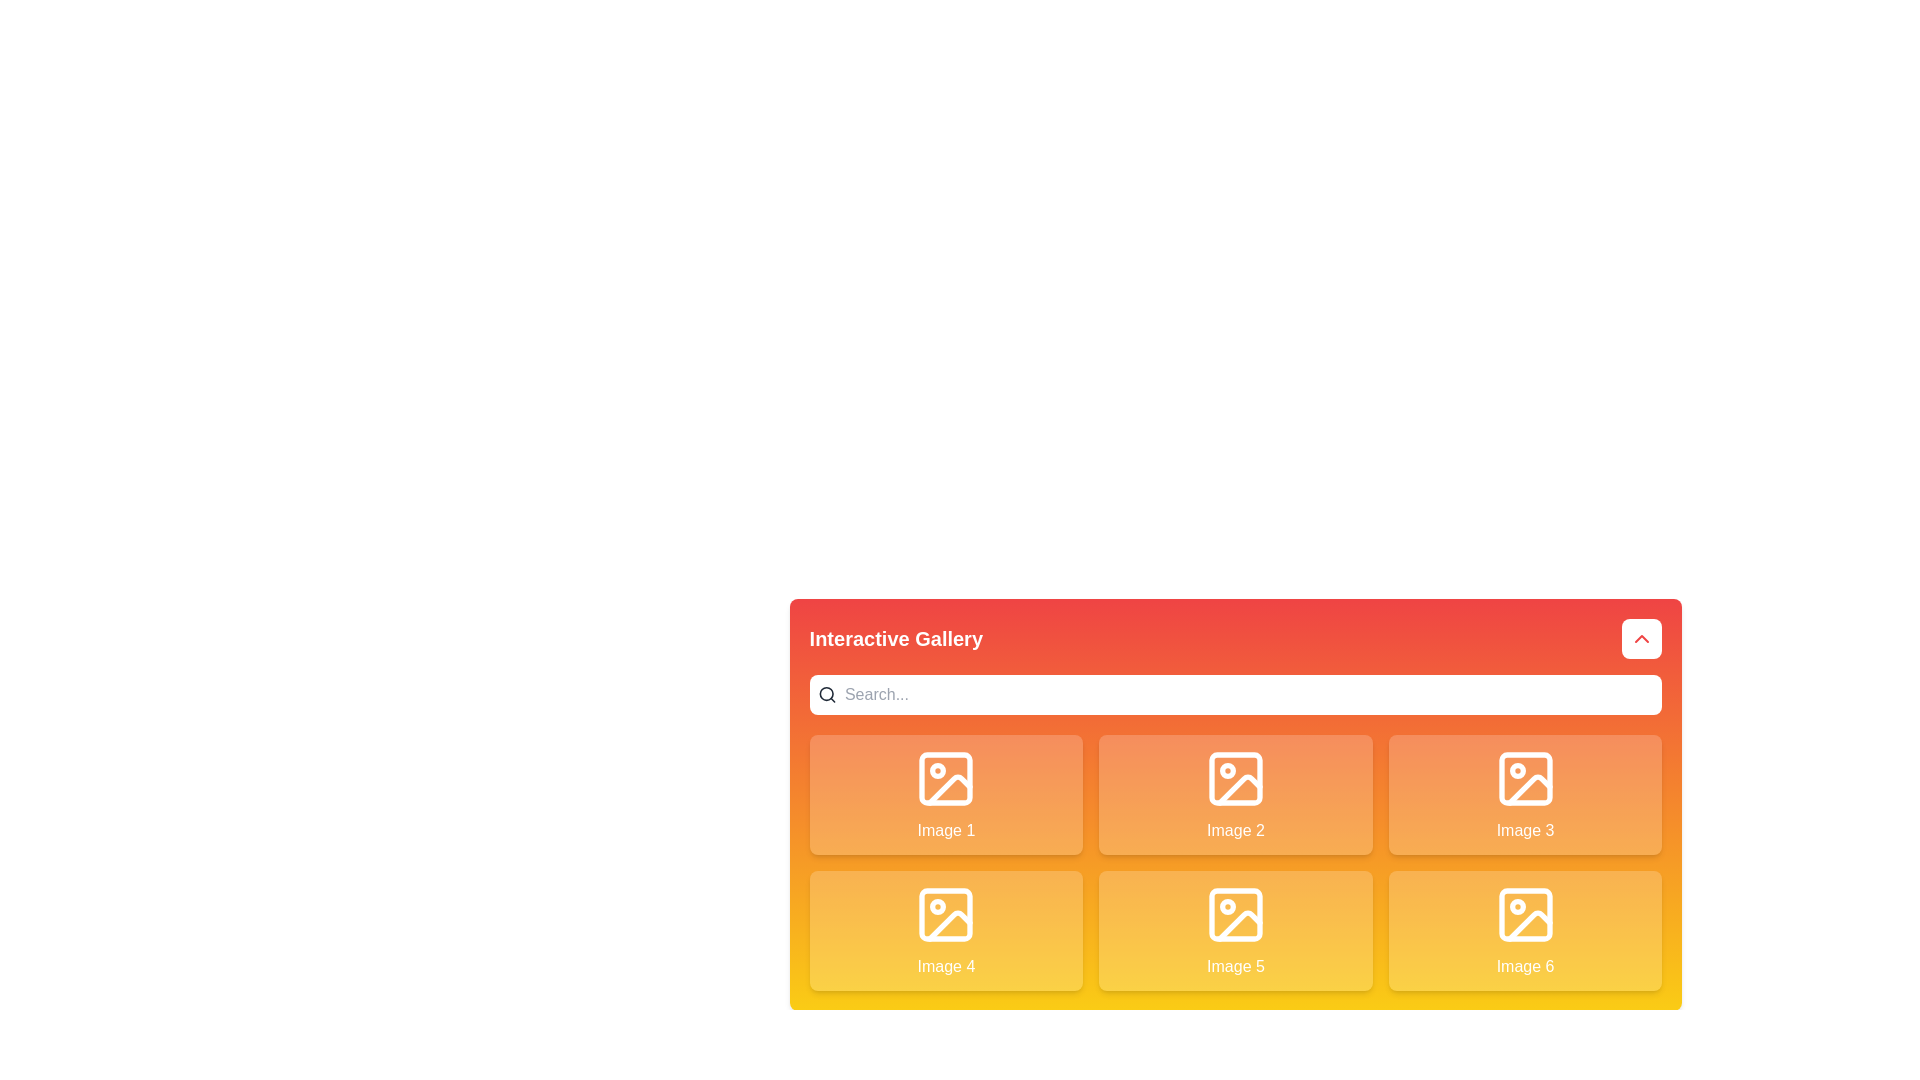  Describe the element at coordinates (945, 914) in the screenshot. I see `the rounded rectangle element located within the 'Image 4' thumbnail in the second row of the image gallery` at that location.